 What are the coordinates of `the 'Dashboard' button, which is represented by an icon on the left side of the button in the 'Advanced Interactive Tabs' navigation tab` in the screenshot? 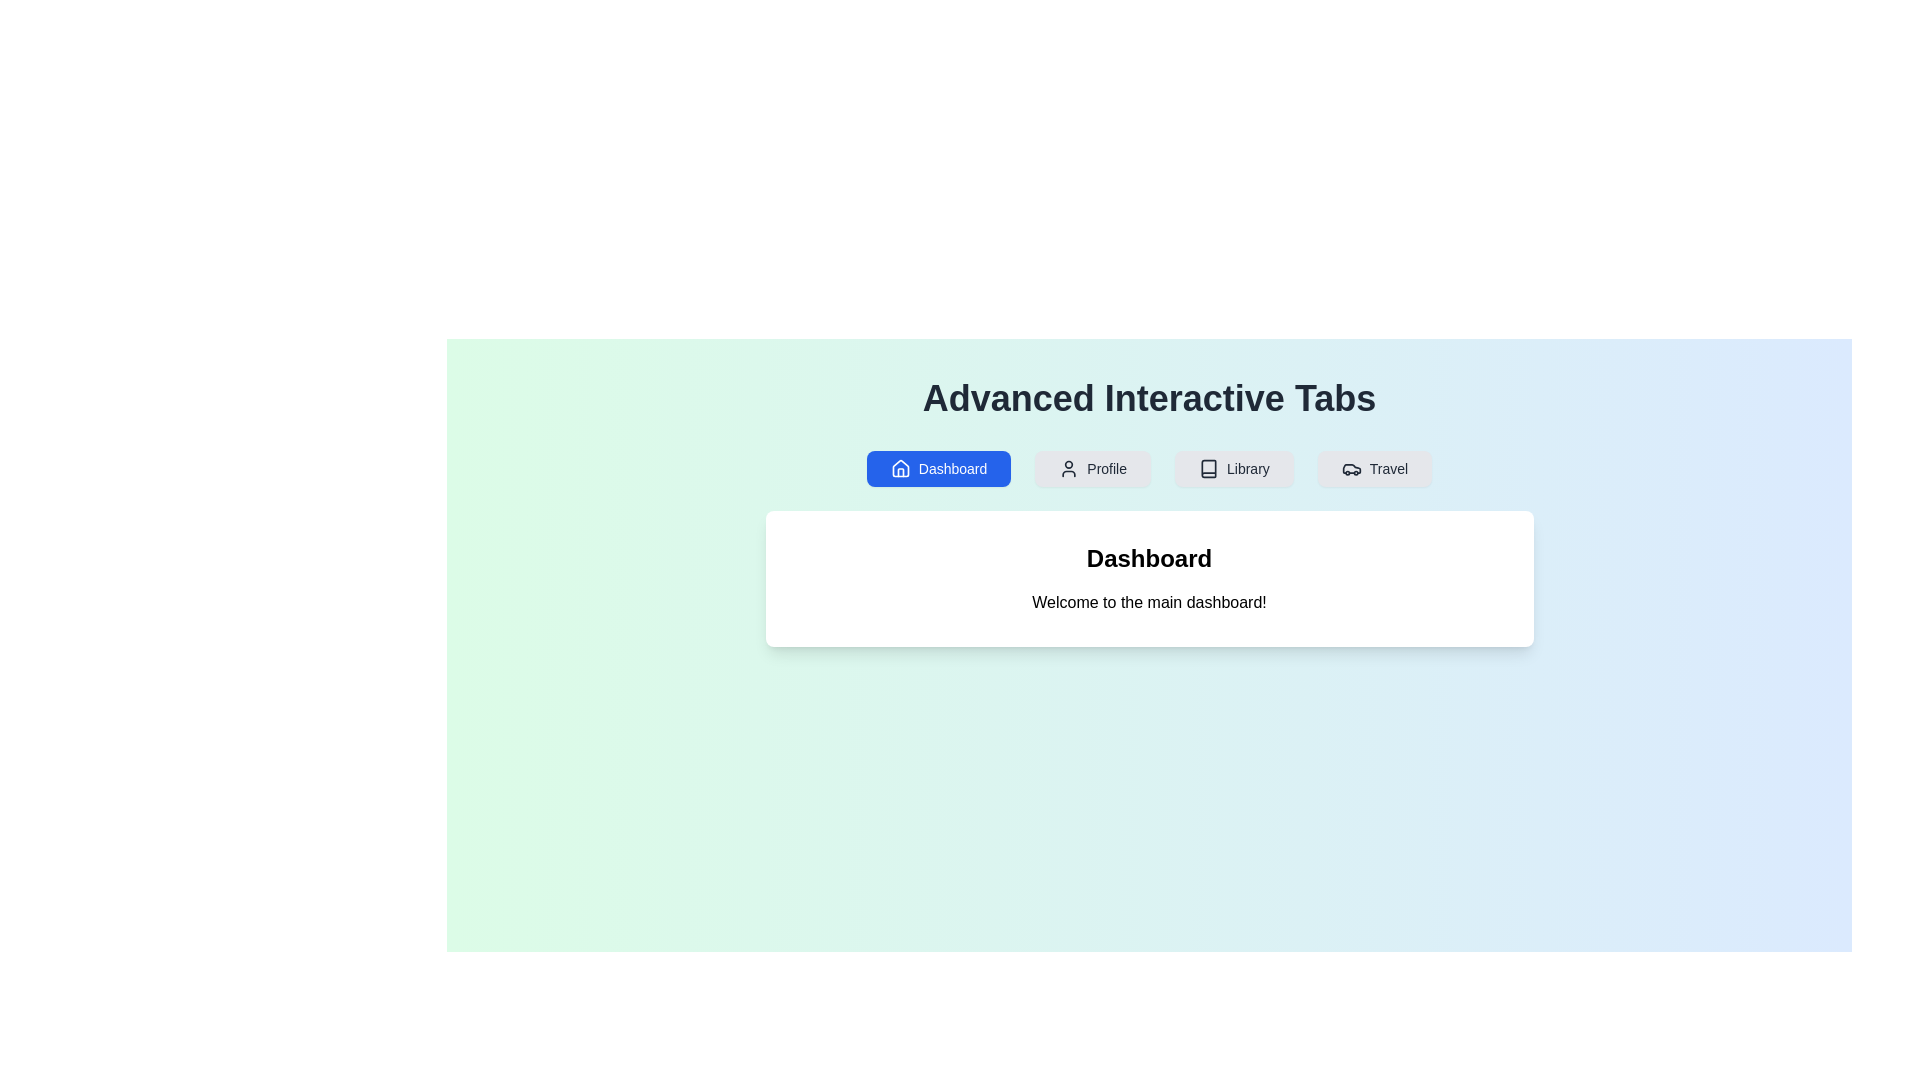 It's located at (899, 469).